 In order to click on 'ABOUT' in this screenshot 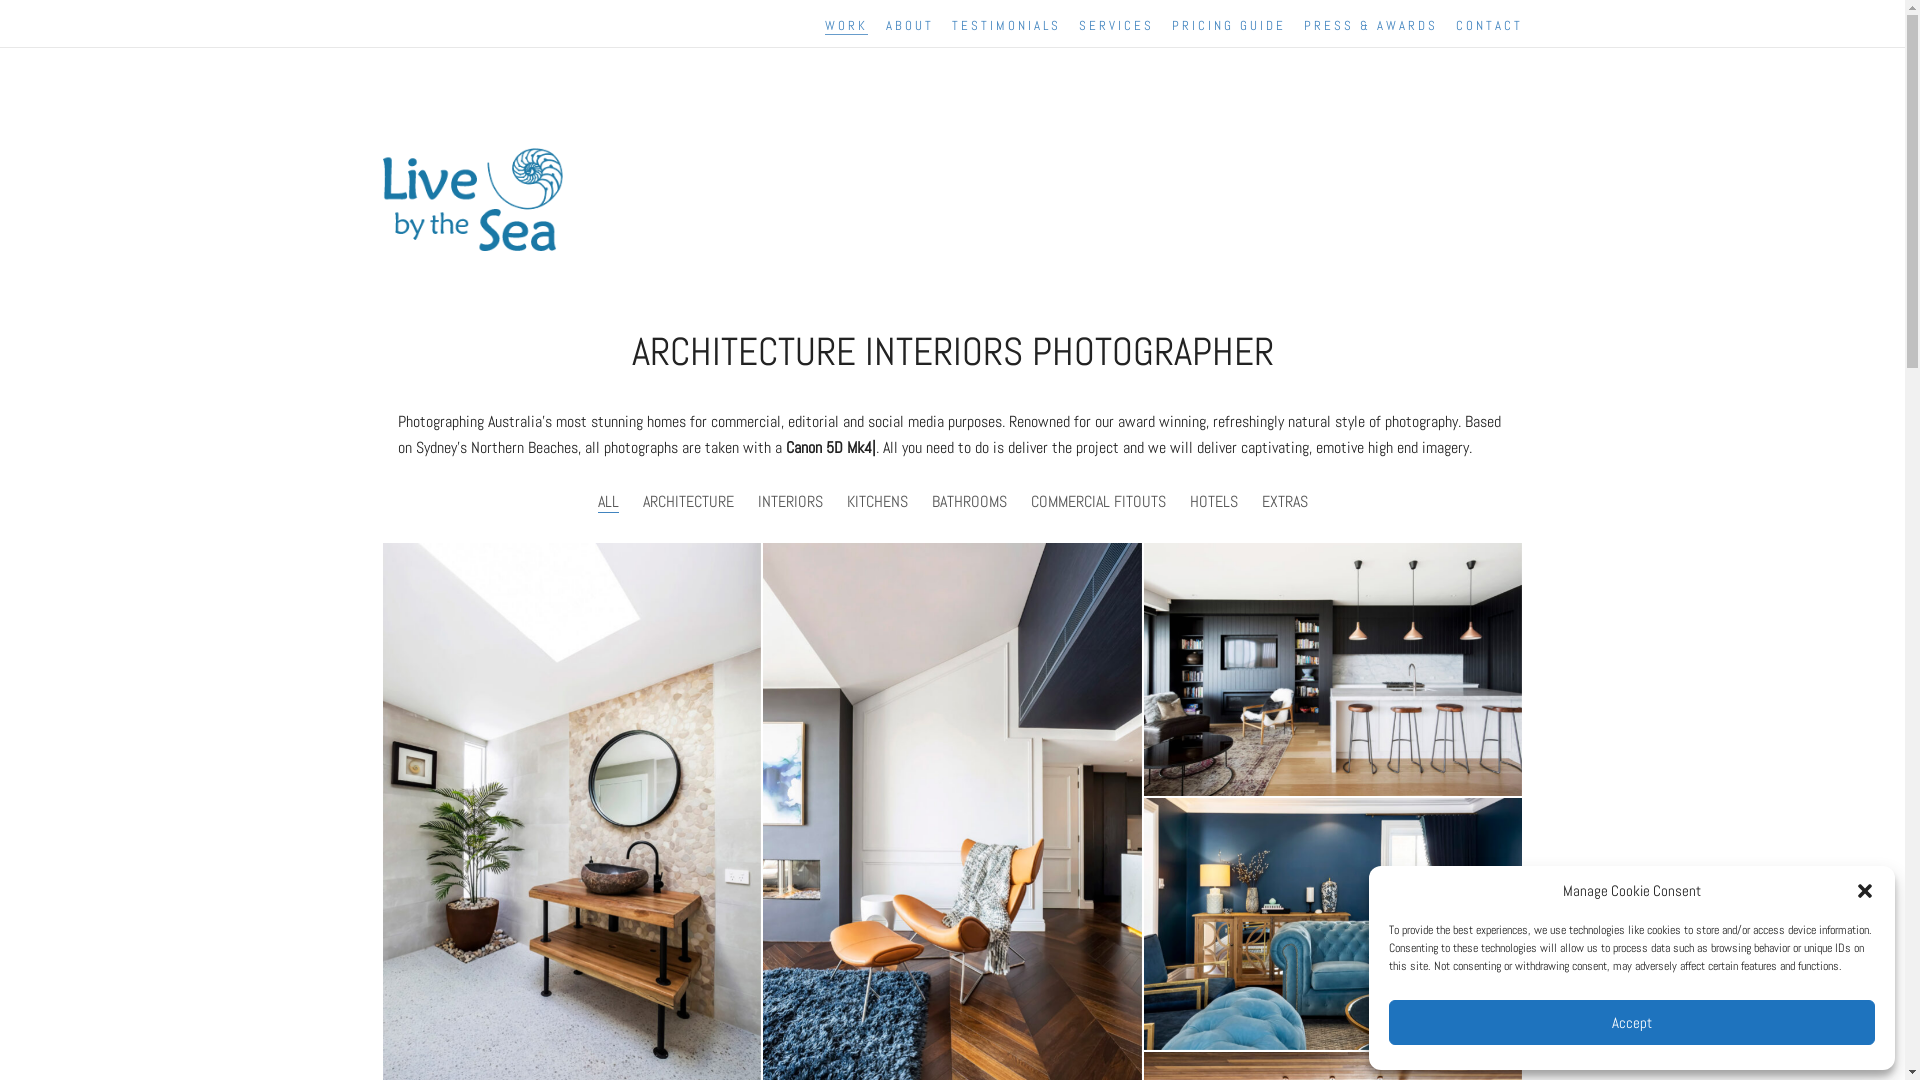, I will do `click(909, 25)`.